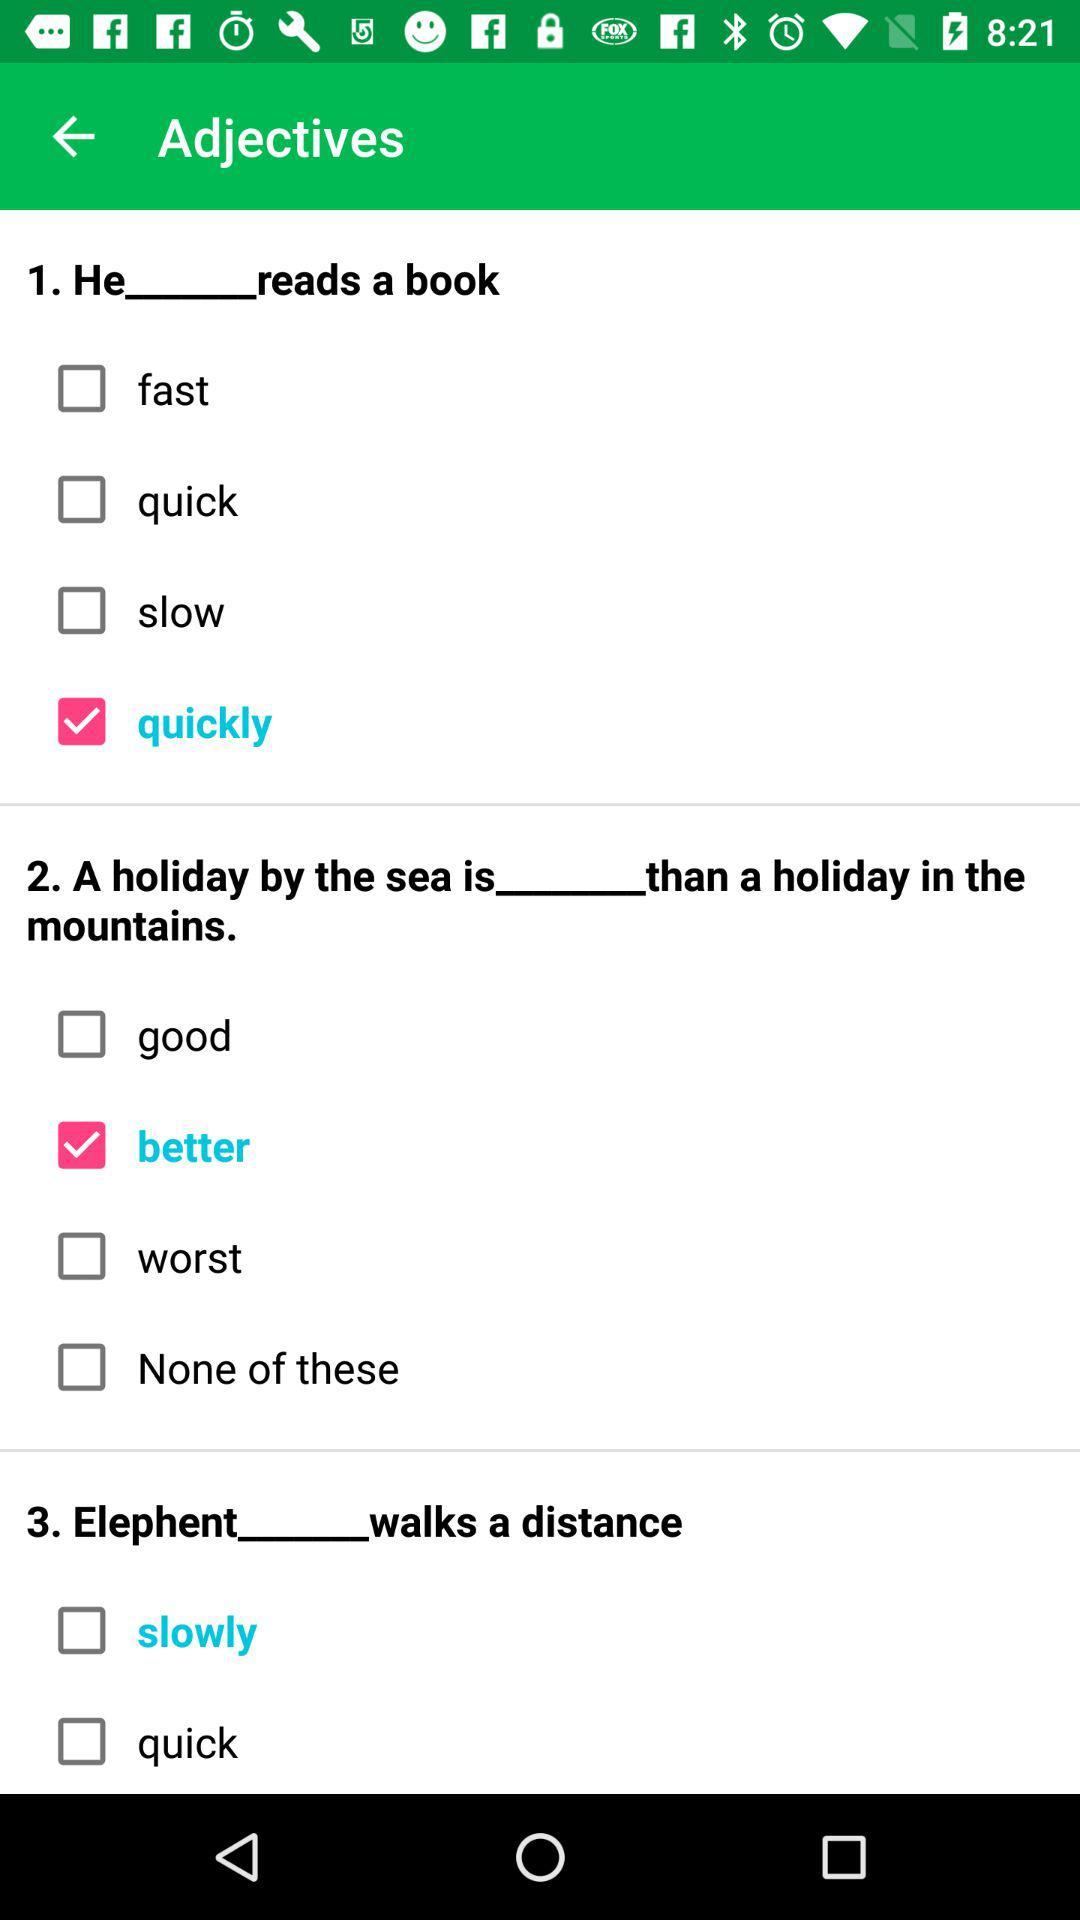 The height and width of the screenshot is (1920, 1080). Describe the element at coordinates (540, 277) in the screenshot. I see `1 he_______reads a icon` at that location.